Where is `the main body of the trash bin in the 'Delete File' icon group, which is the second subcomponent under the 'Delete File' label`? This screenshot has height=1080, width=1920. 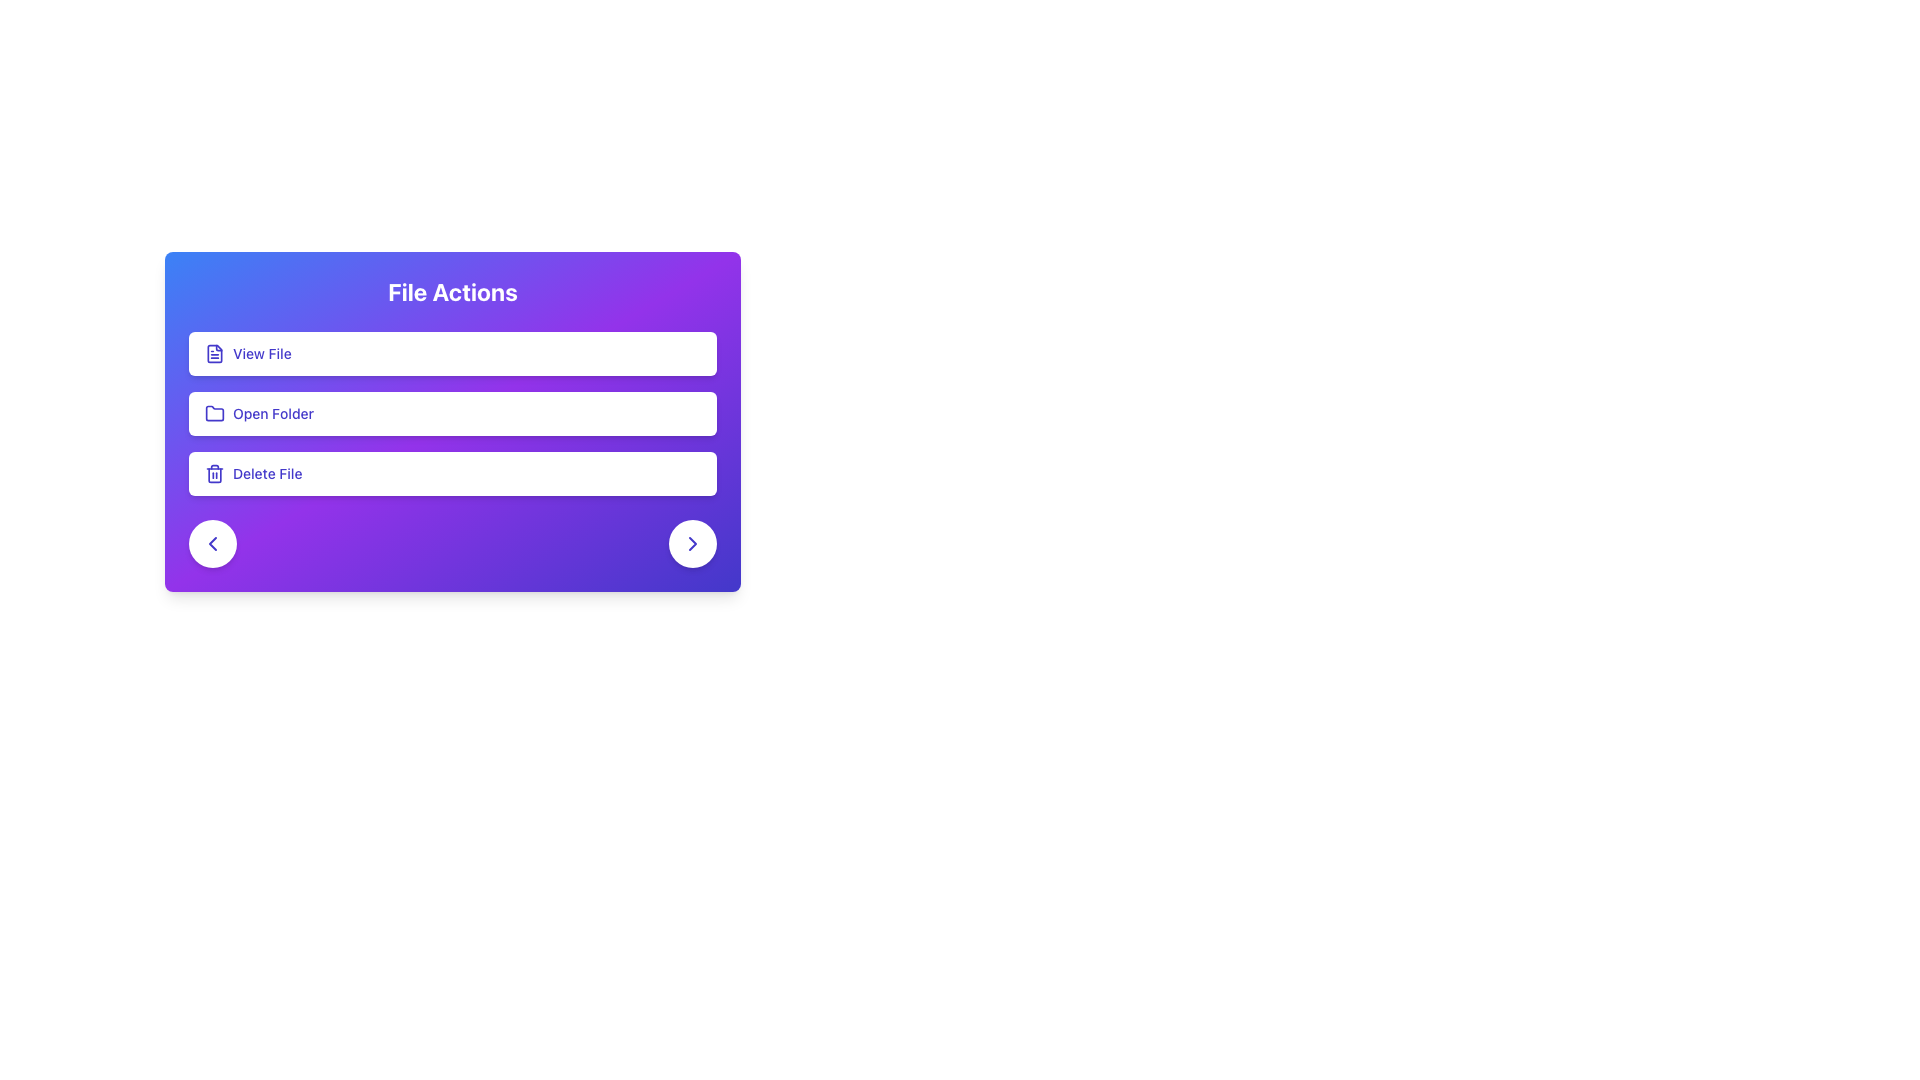 the main body of the trash bin in the 'Delete File' icon group, which is the second subcomponent under the 'Delete File' label is located at coordinates (215, 474).